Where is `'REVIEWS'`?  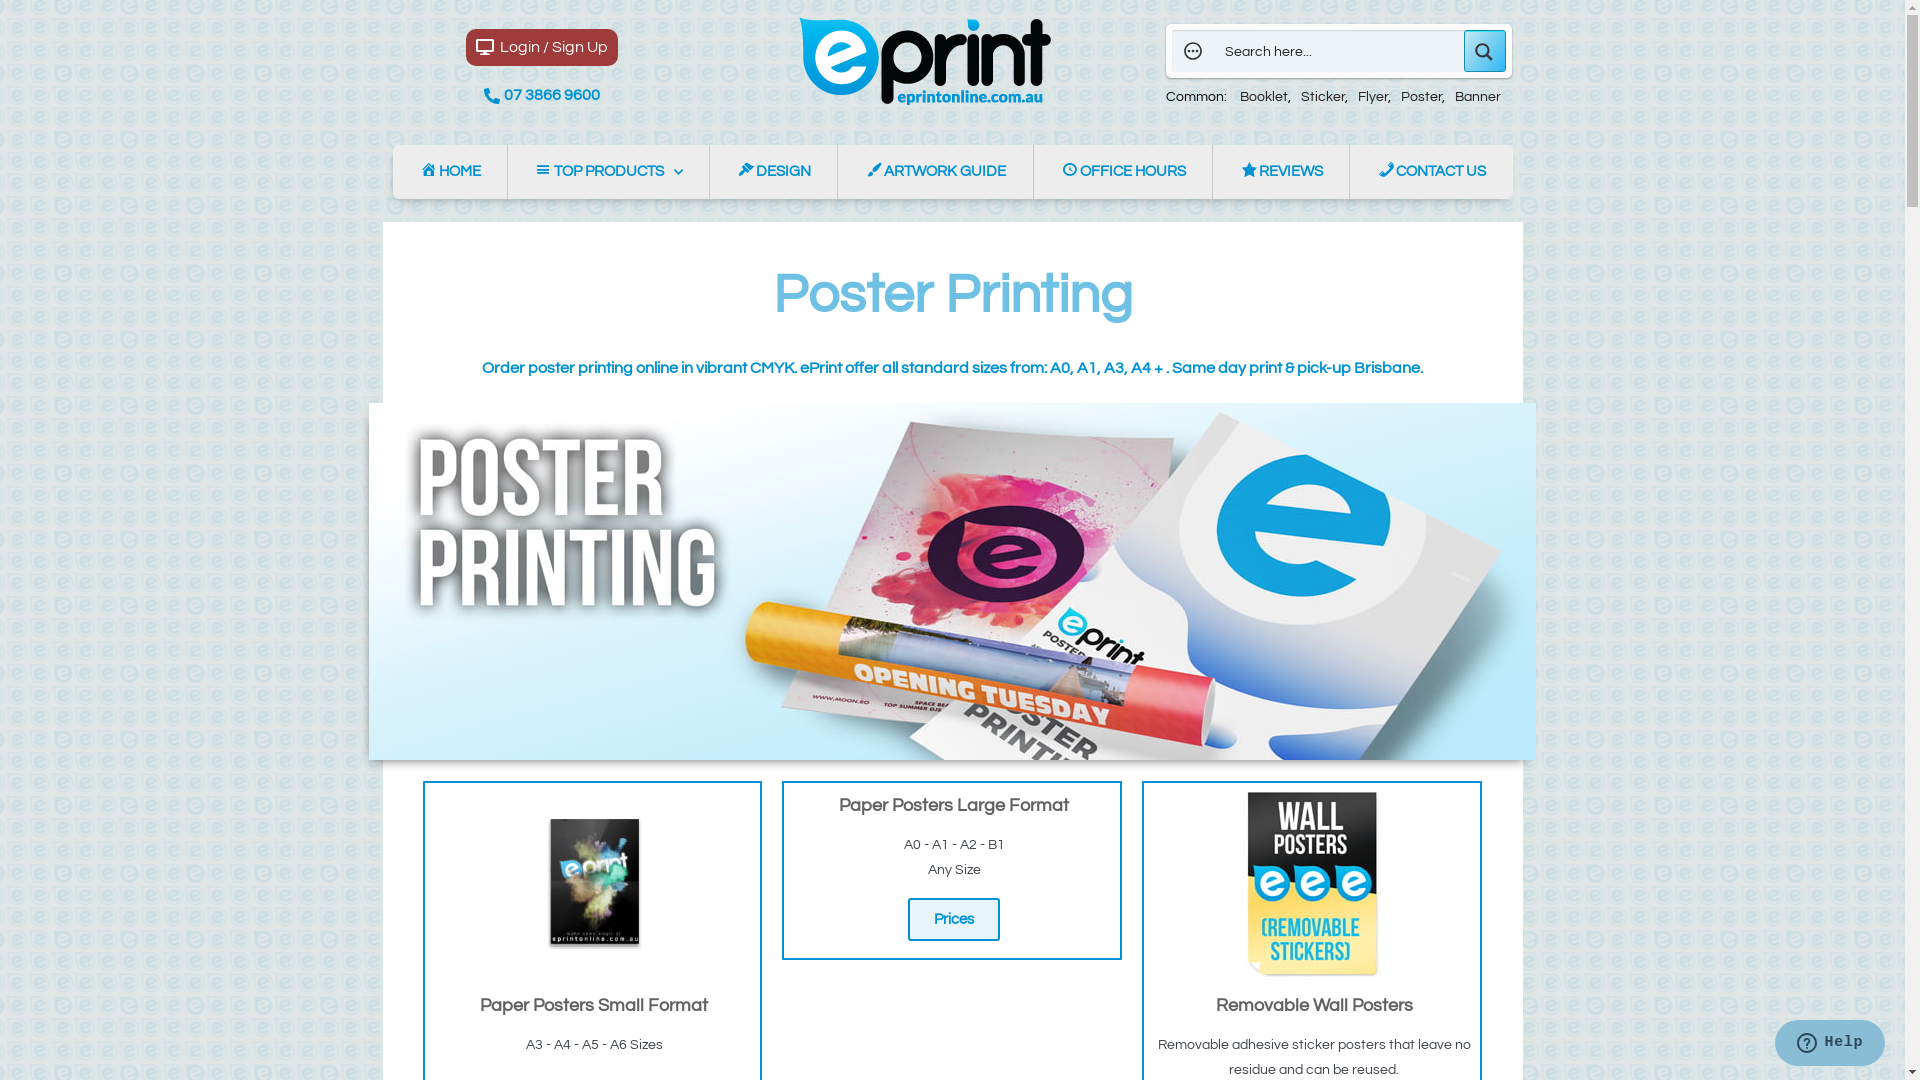 'REVIEWS' is located at coordinates (1281, 171).